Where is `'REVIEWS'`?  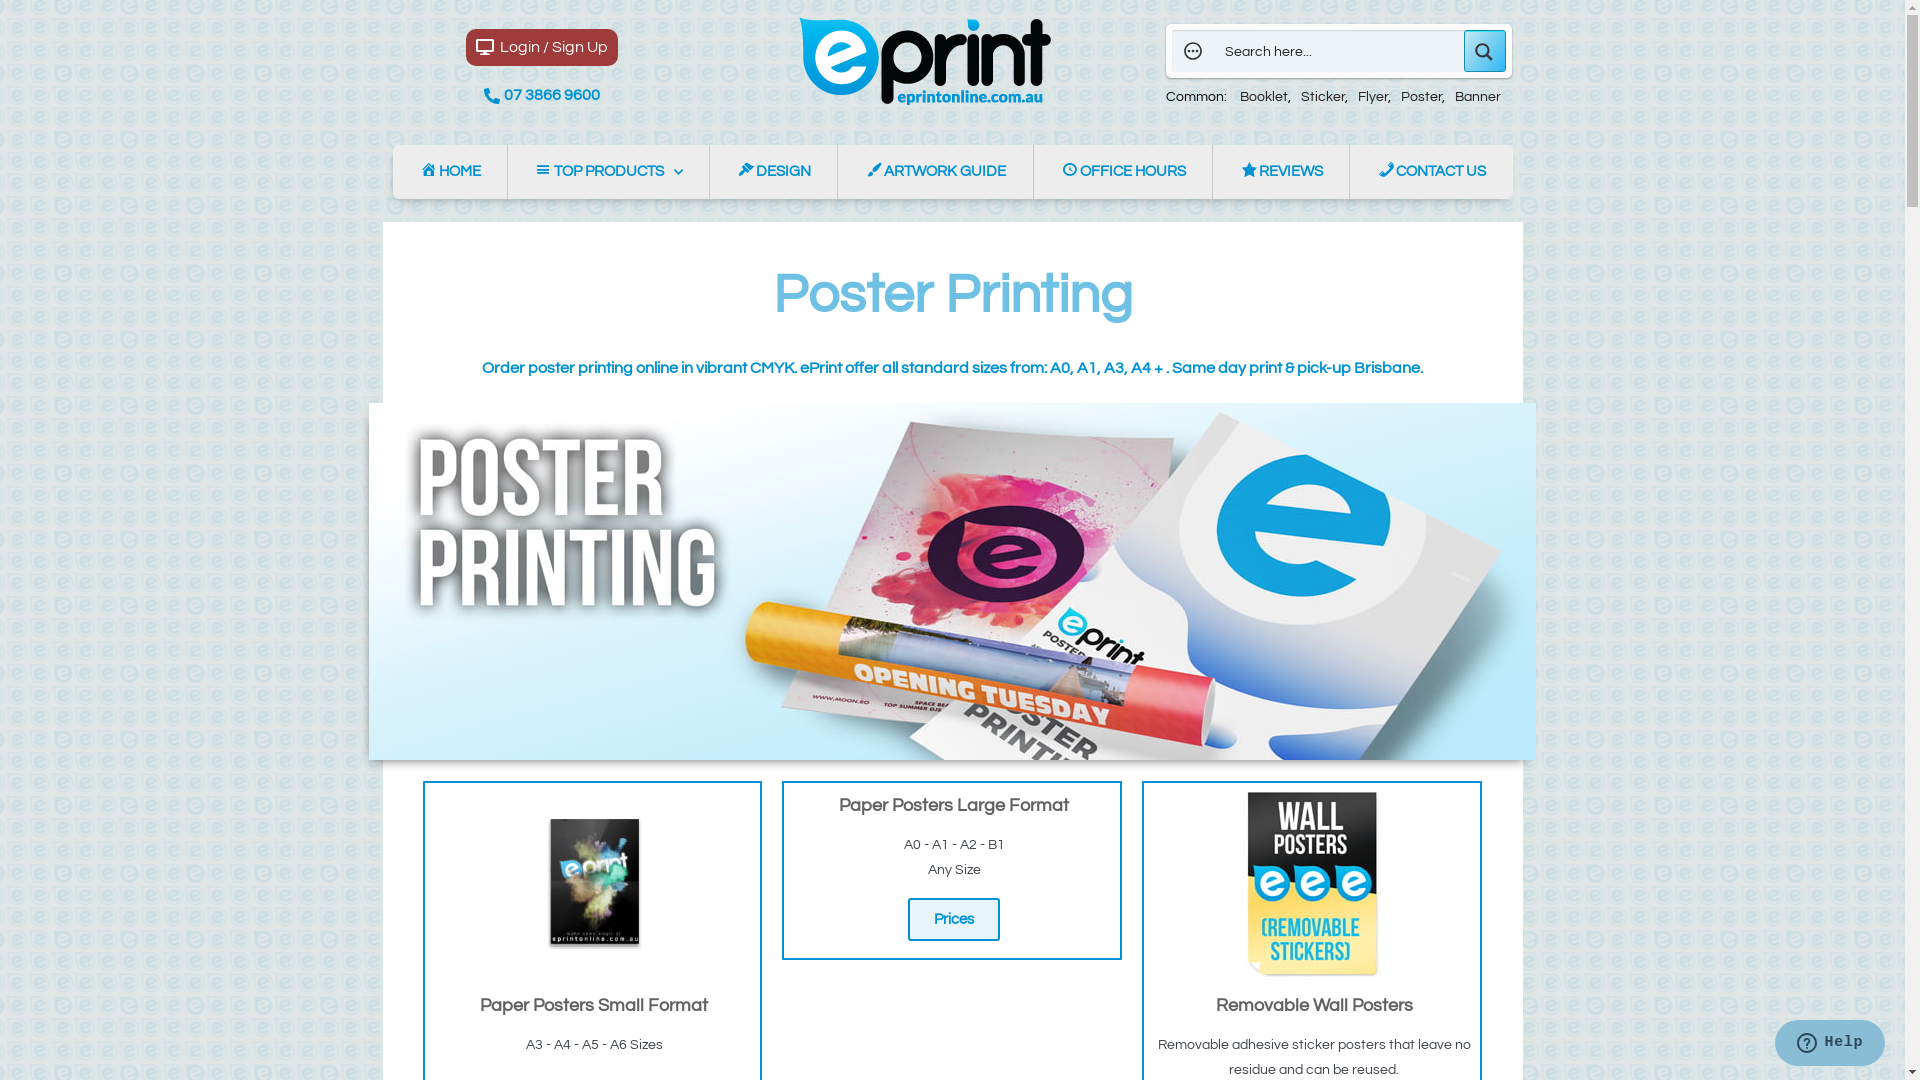 'REVIEWS' is located at coordinates (1281, 171).